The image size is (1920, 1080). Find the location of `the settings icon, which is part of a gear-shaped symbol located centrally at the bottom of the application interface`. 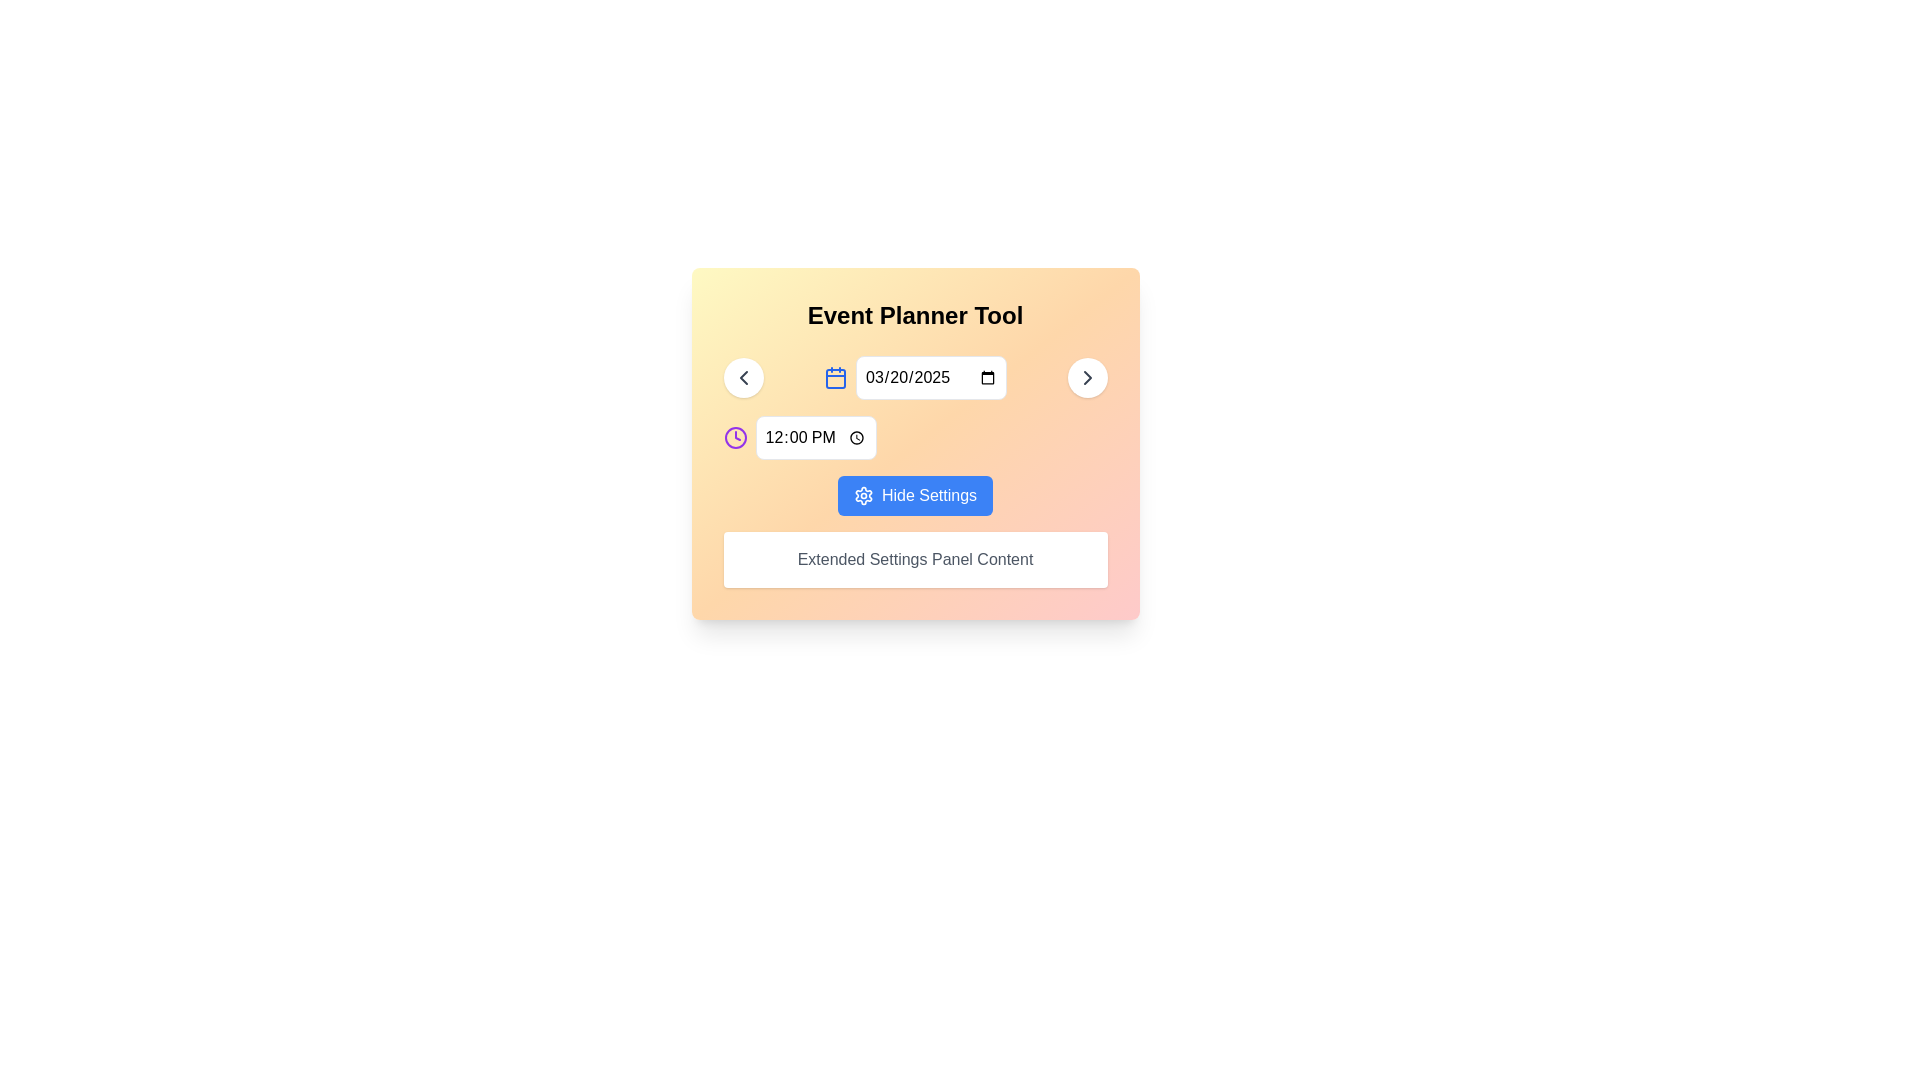

the settings icon, which is part of a gear-shaped symbol located centrally at the bottom of the application interface is located at coordinates (864, 495).